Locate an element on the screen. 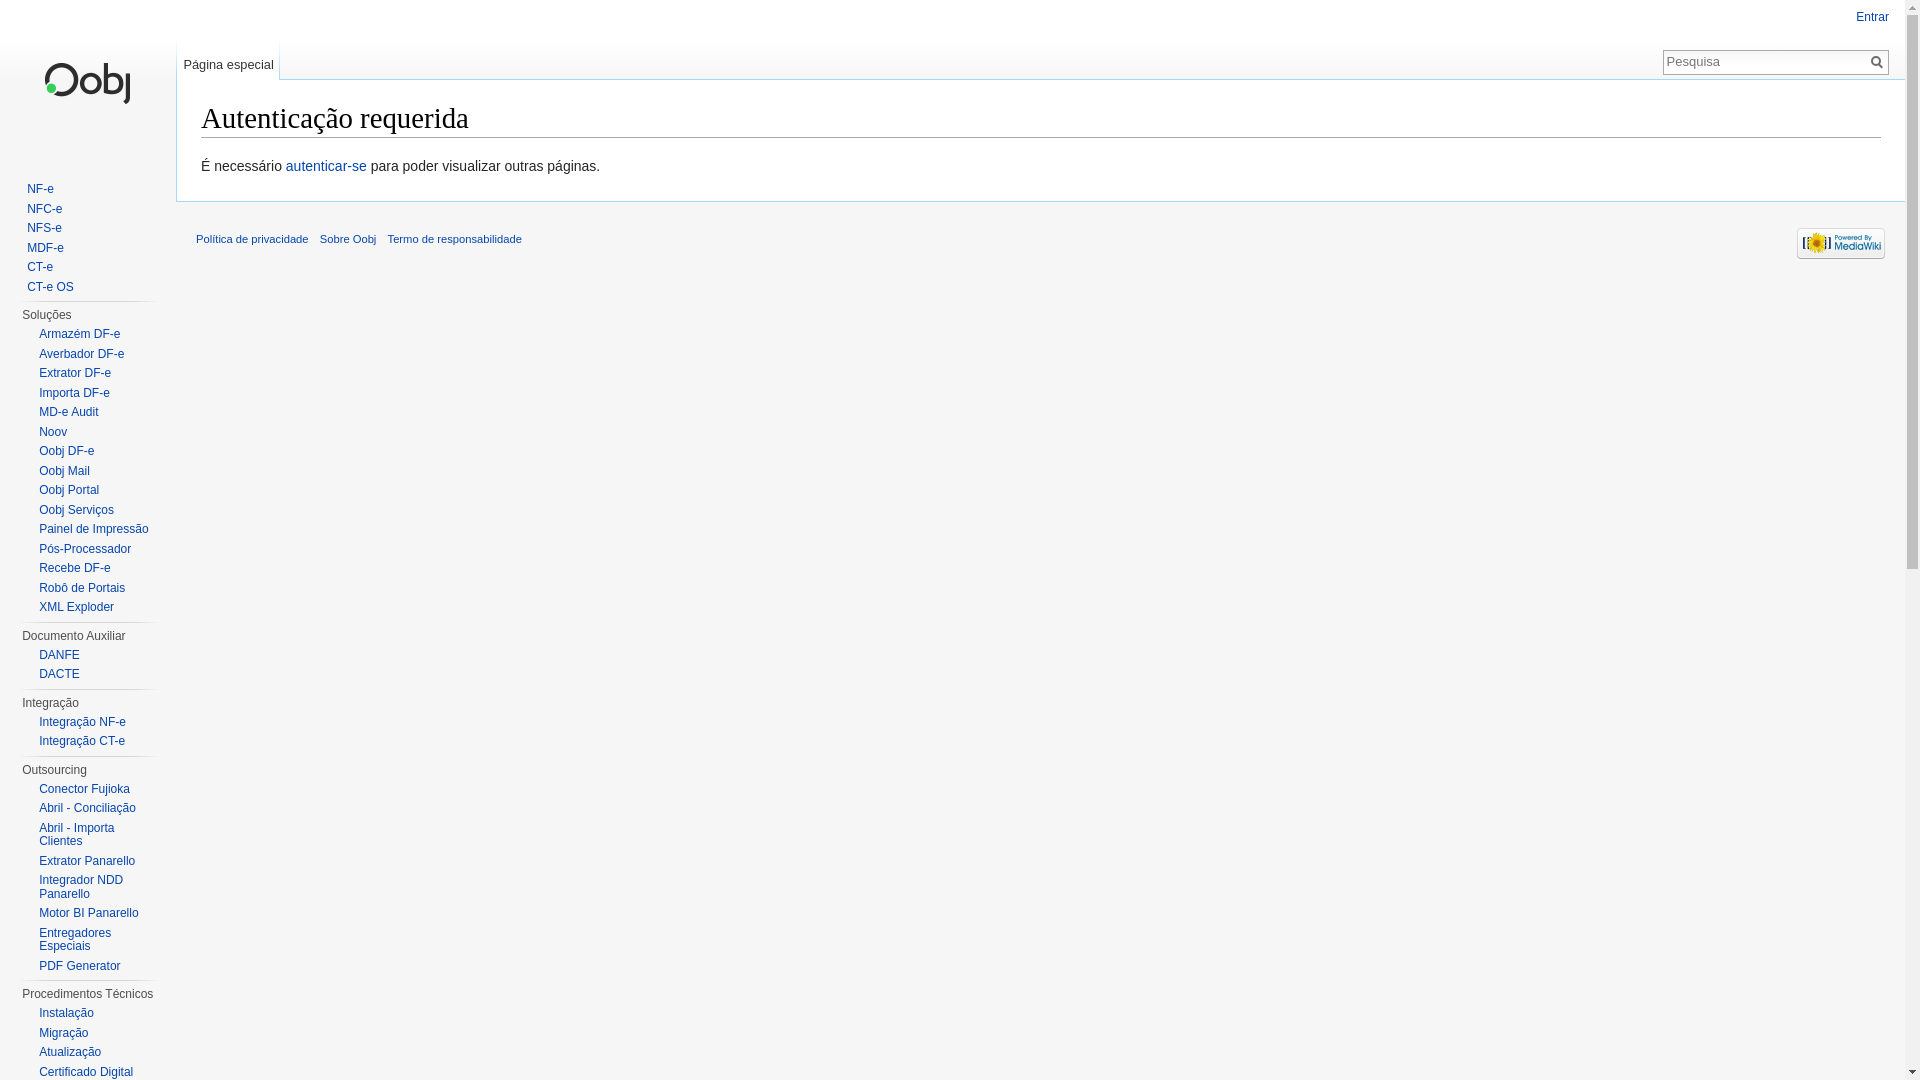 The image size is (1920, 1080). 'Motor BI Panarello' is located at coordinates (87, 913).